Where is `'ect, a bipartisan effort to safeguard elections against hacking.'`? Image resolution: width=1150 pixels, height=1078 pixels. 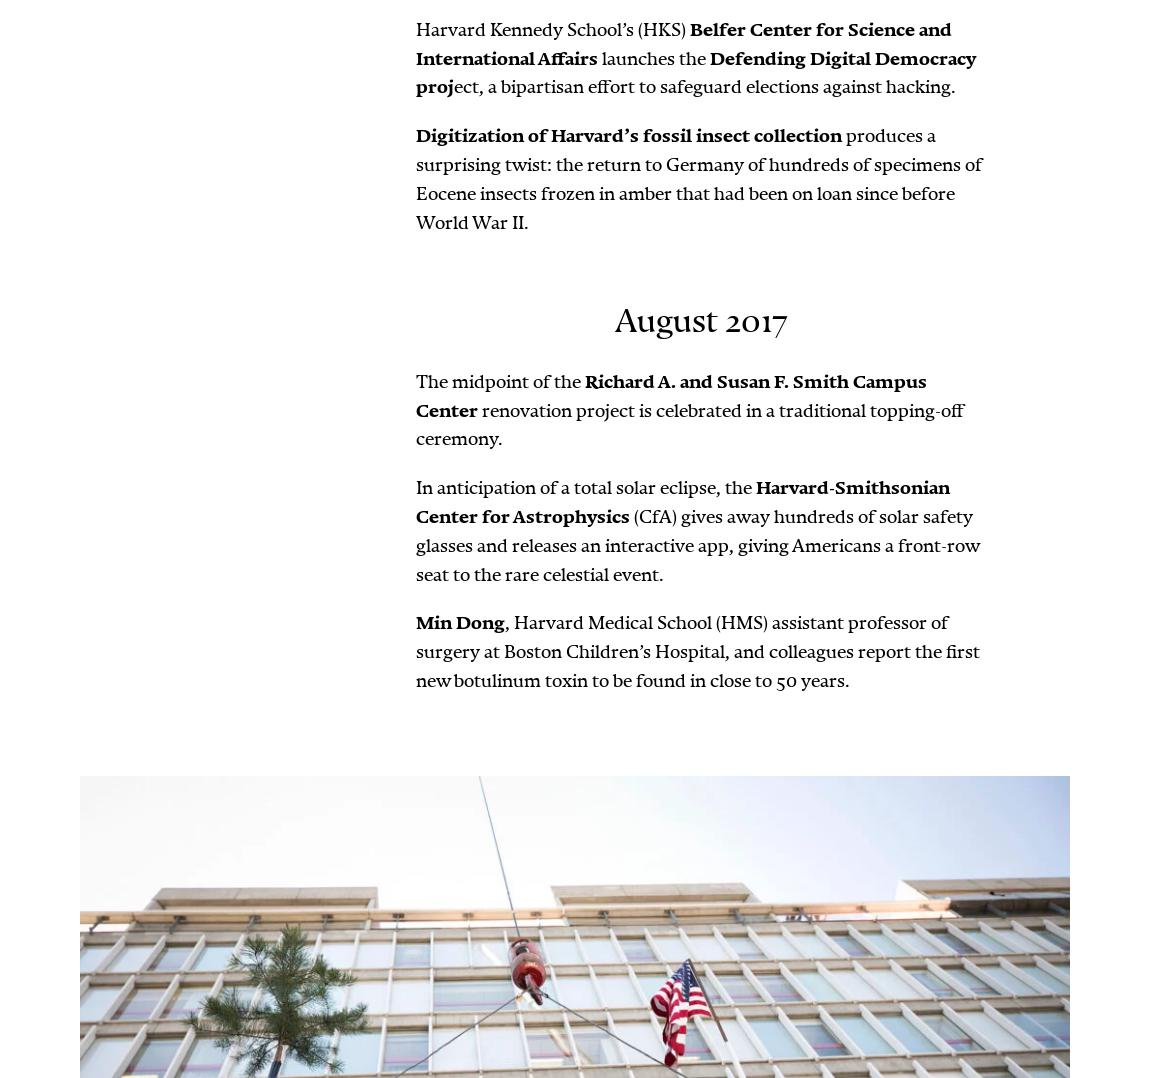 'ect, a bipartisan effort to safeguard elections against hacking.' is located at coordinates (703, 85).